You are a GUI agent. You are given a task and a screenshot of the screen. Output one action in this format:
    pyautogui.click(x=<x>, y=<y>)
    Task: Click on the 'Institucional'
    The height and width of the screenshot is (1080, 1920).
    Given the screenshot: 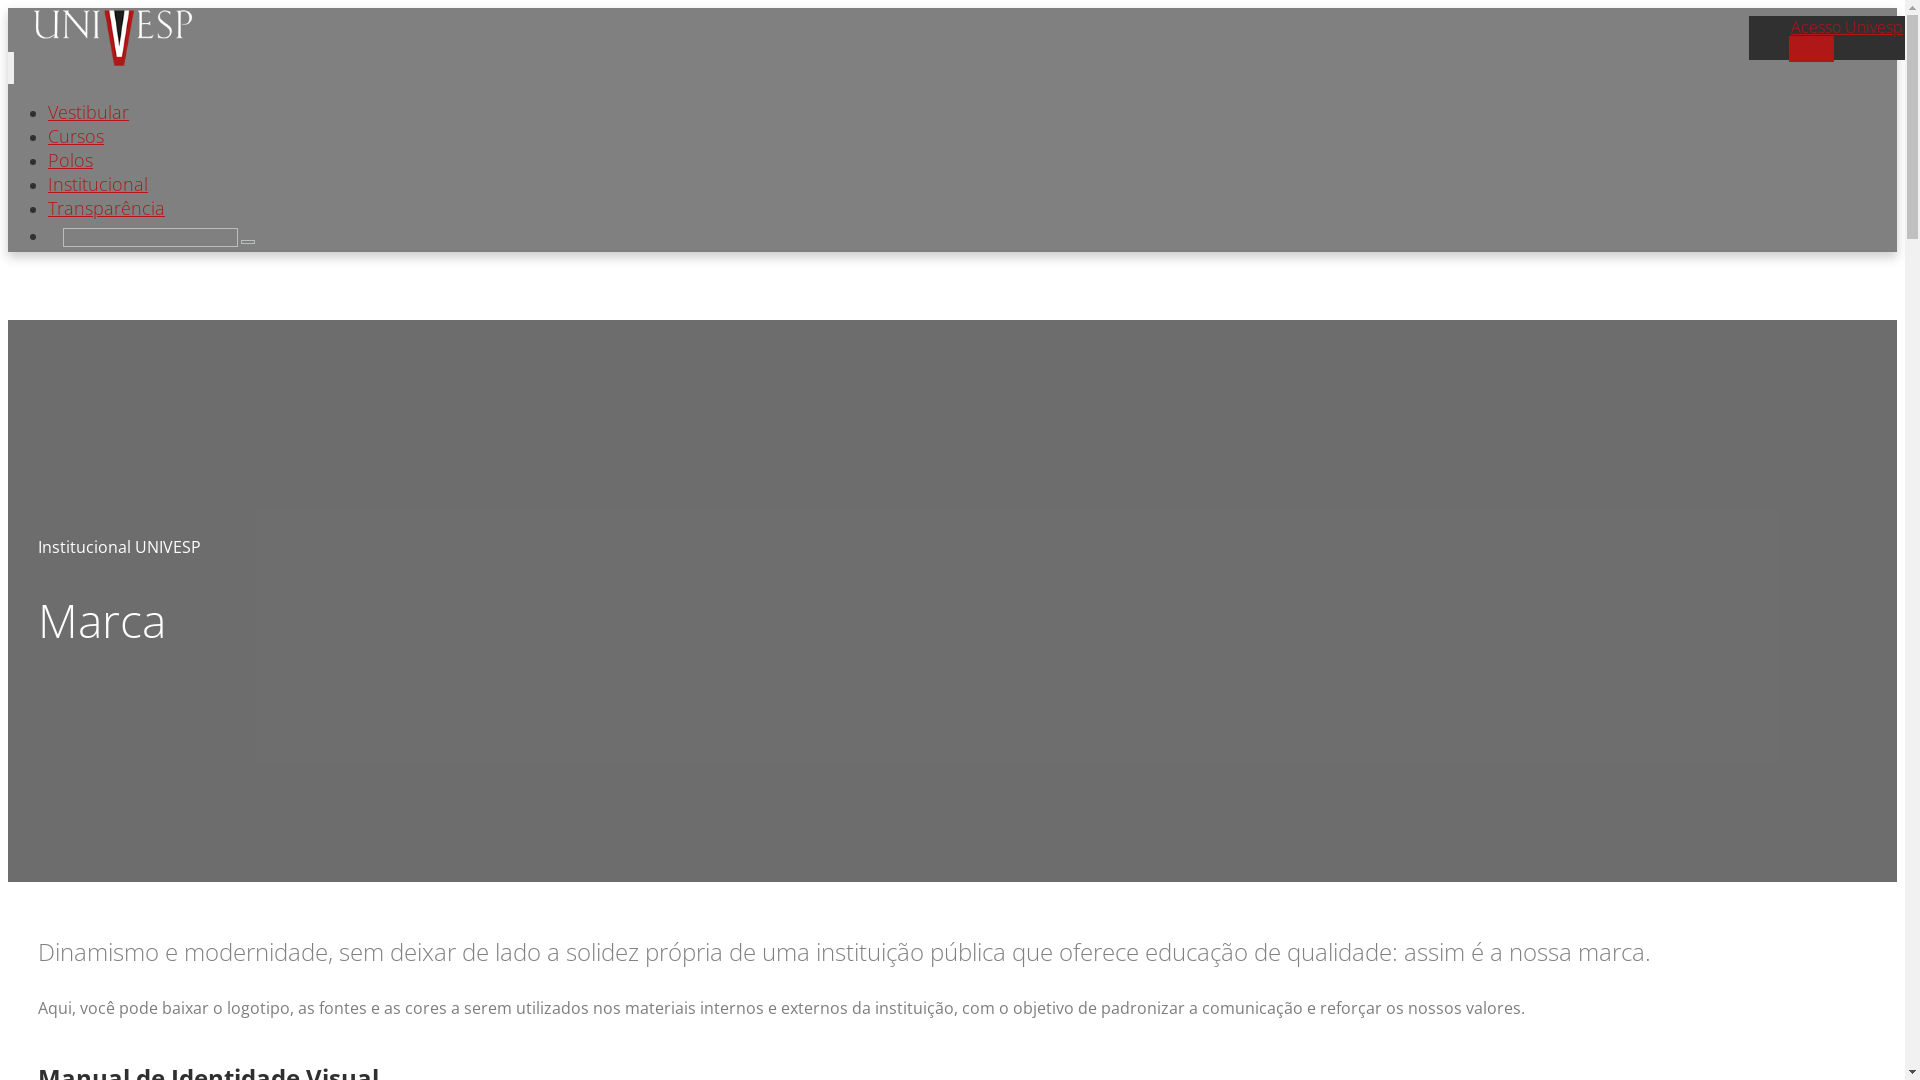 What is the action you would take?
    pyautogui.click(x=96, y=184)
    